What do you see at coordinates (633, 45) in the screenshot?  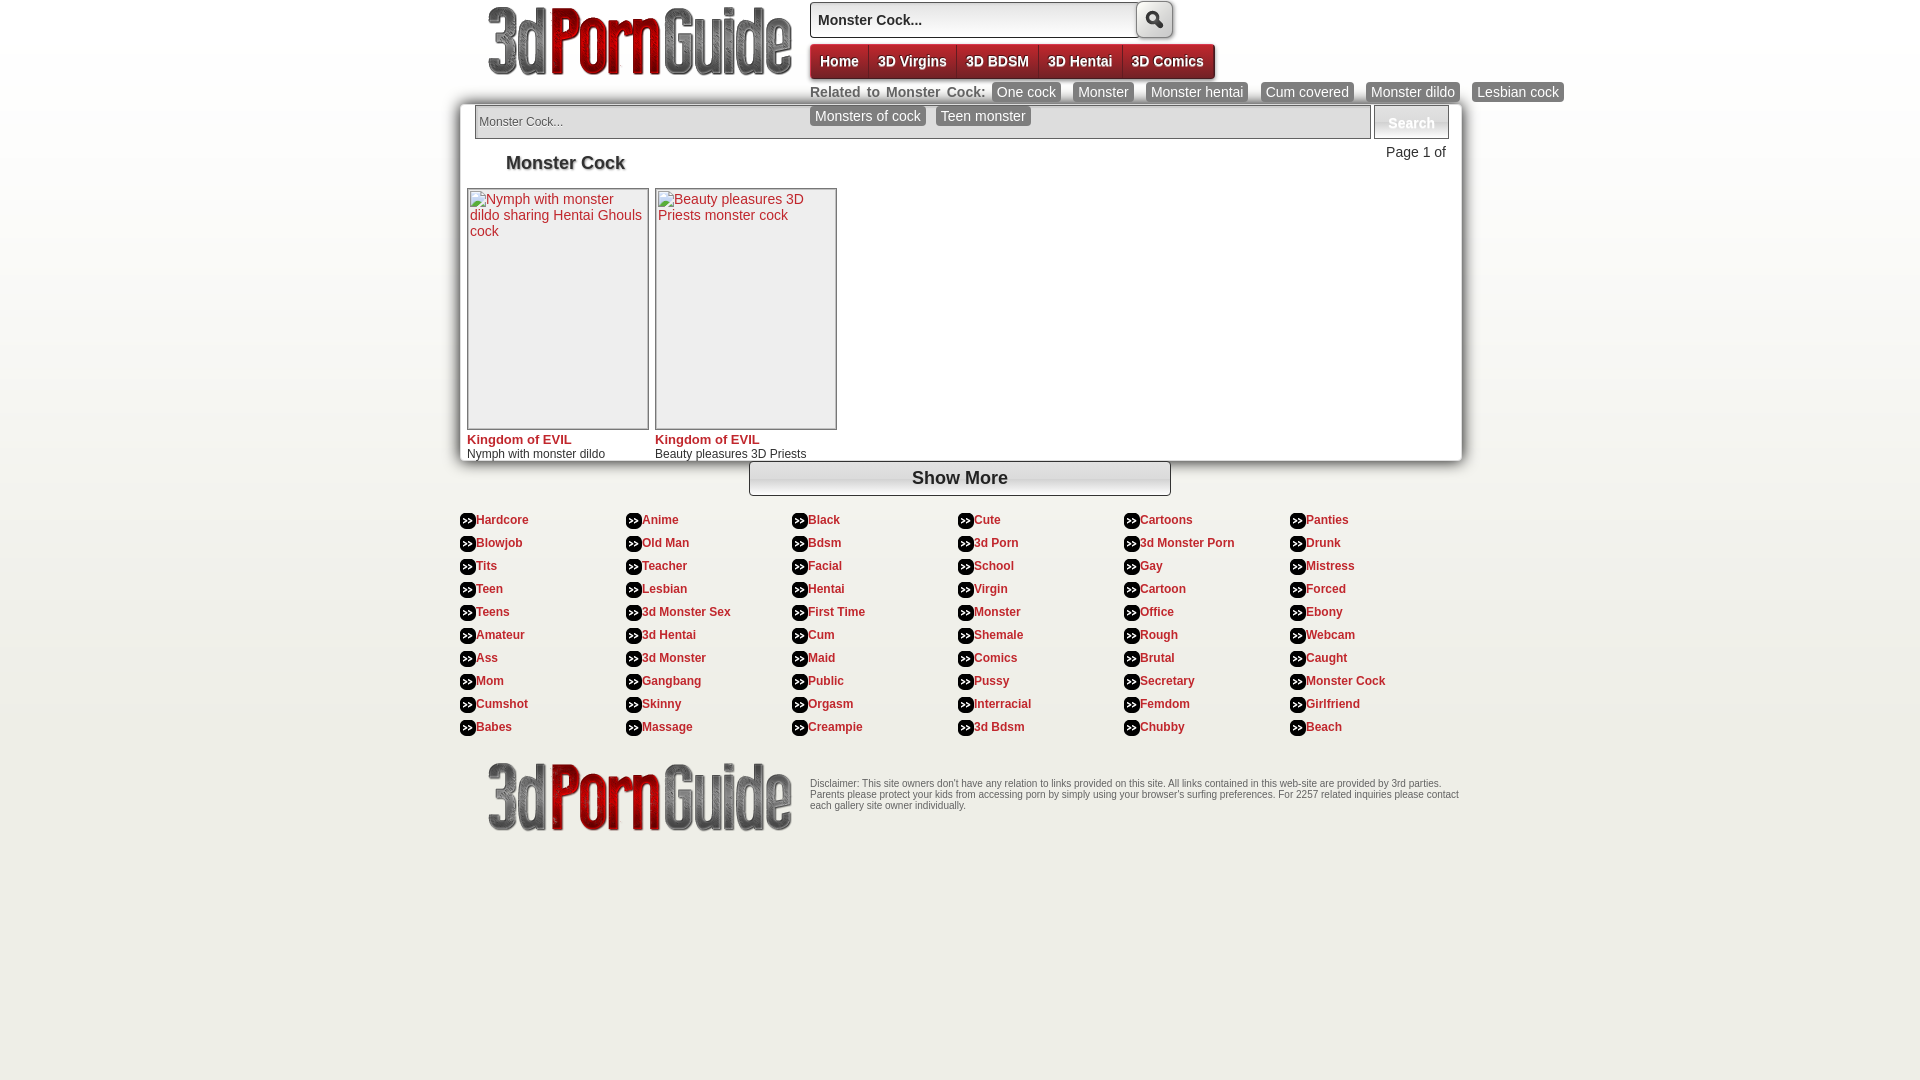 I see `'3D Porn Guide'` at bounding box center [633, 45].